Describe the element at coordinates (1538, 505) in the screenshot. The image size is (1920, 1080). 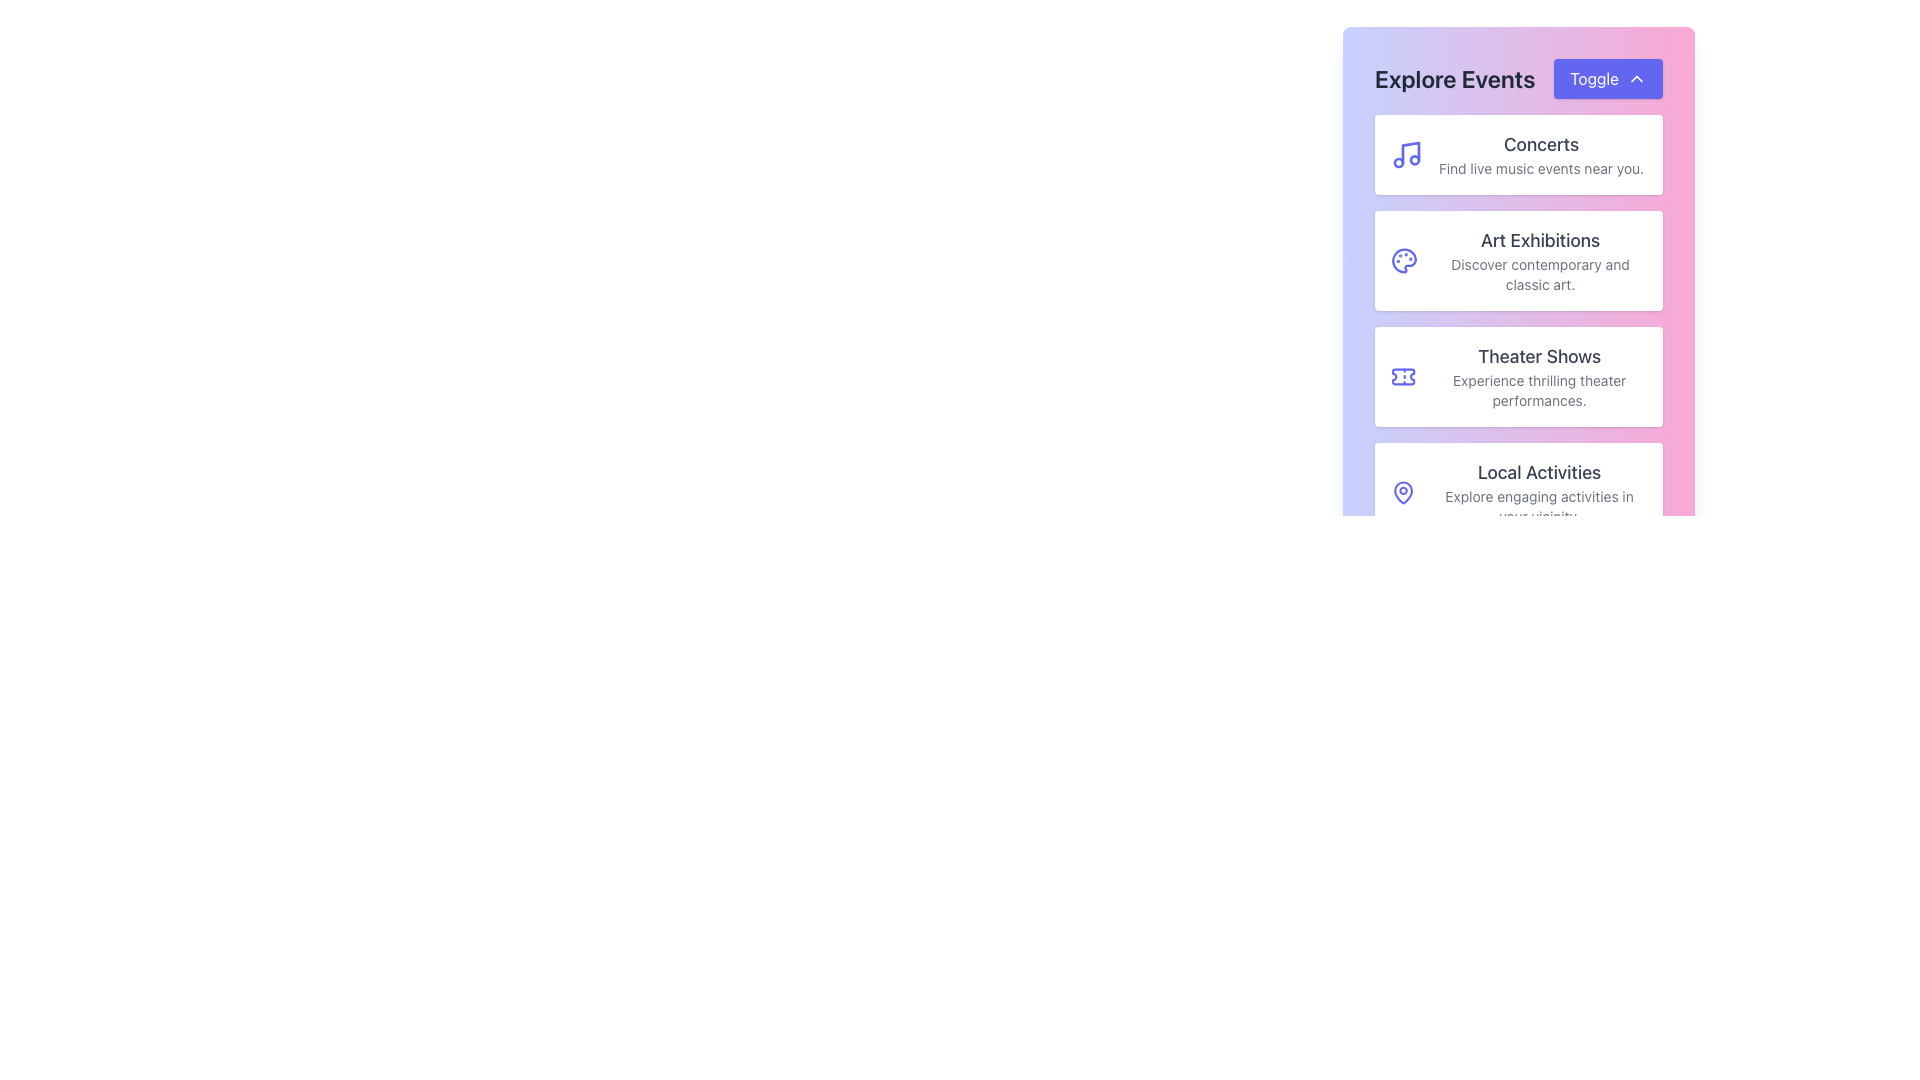
I see `the static text element that reads 'Explore engaging activities in your vicinity,' which is located below the 'Local Activities' header` at that location.